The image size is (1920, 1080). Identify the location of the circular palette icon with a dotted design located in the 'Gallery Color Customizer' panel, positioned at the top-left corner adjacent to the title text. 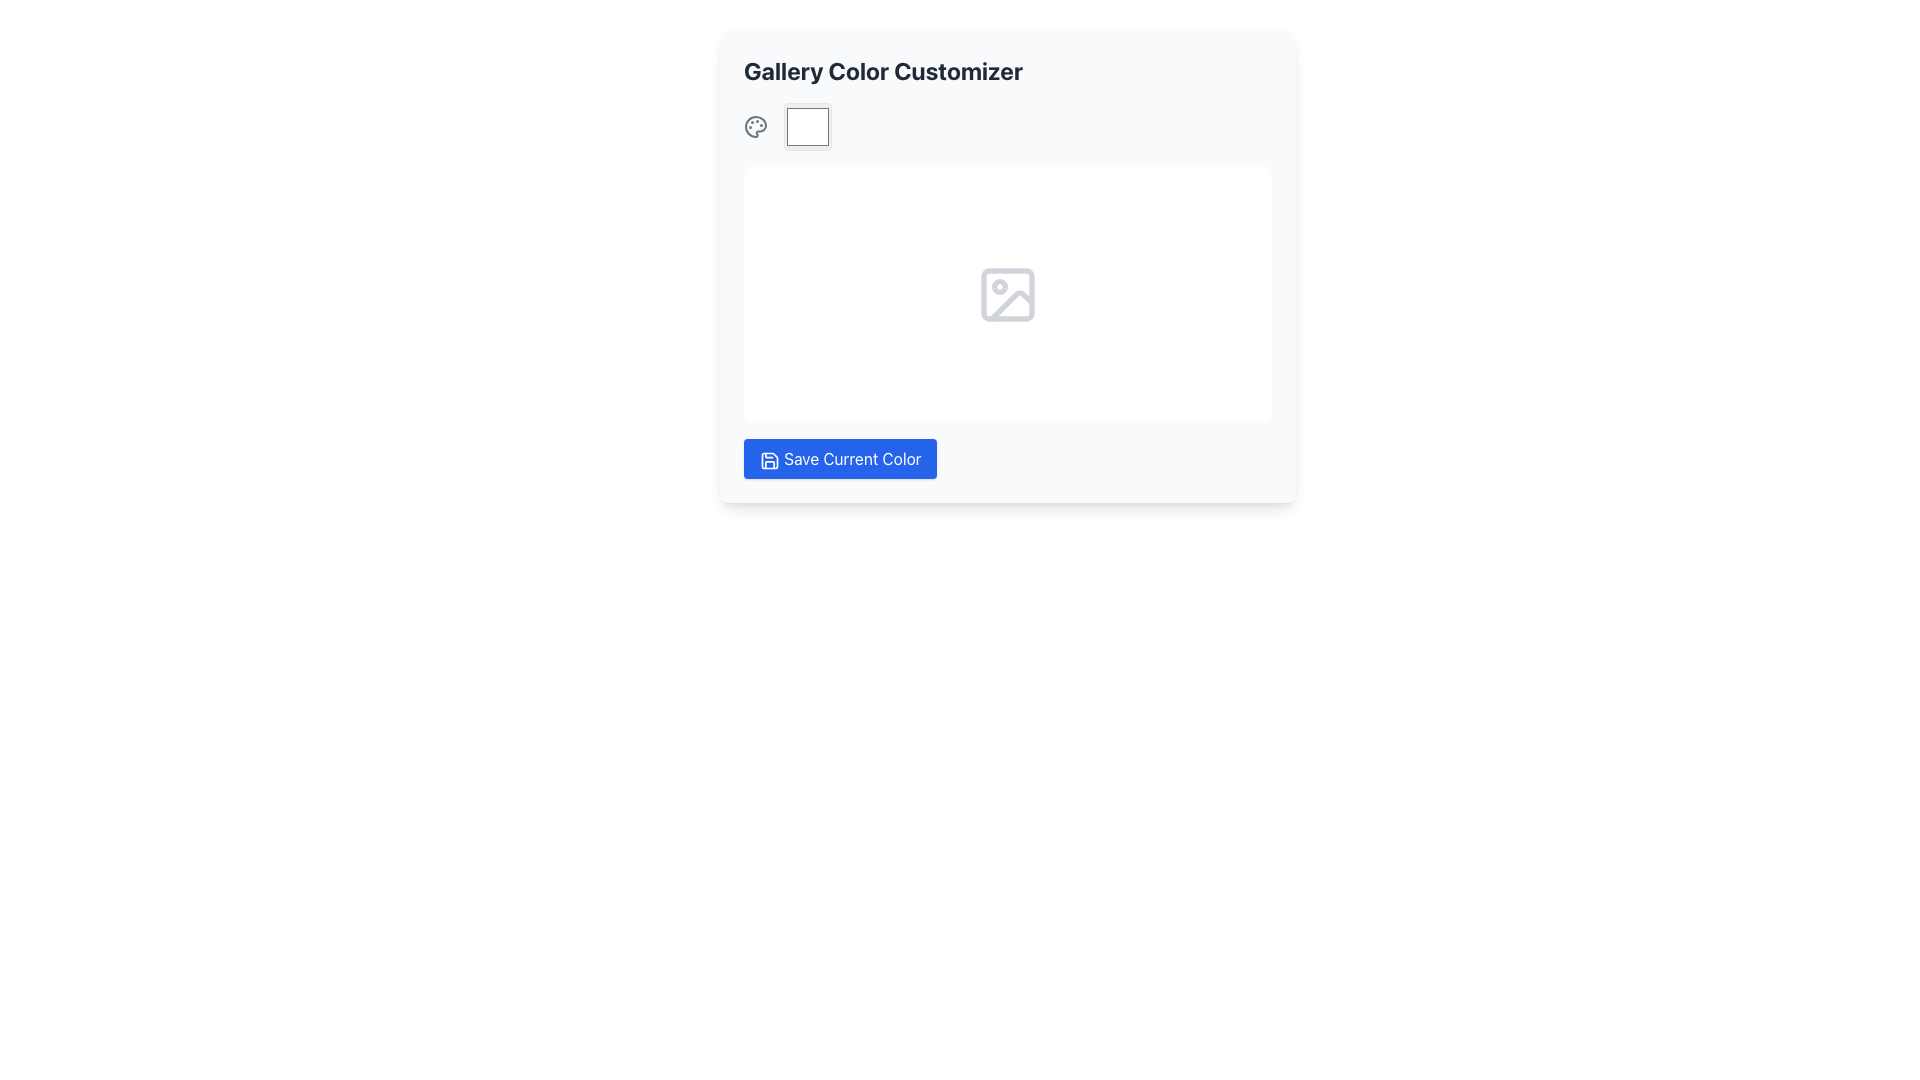
(754, 127).